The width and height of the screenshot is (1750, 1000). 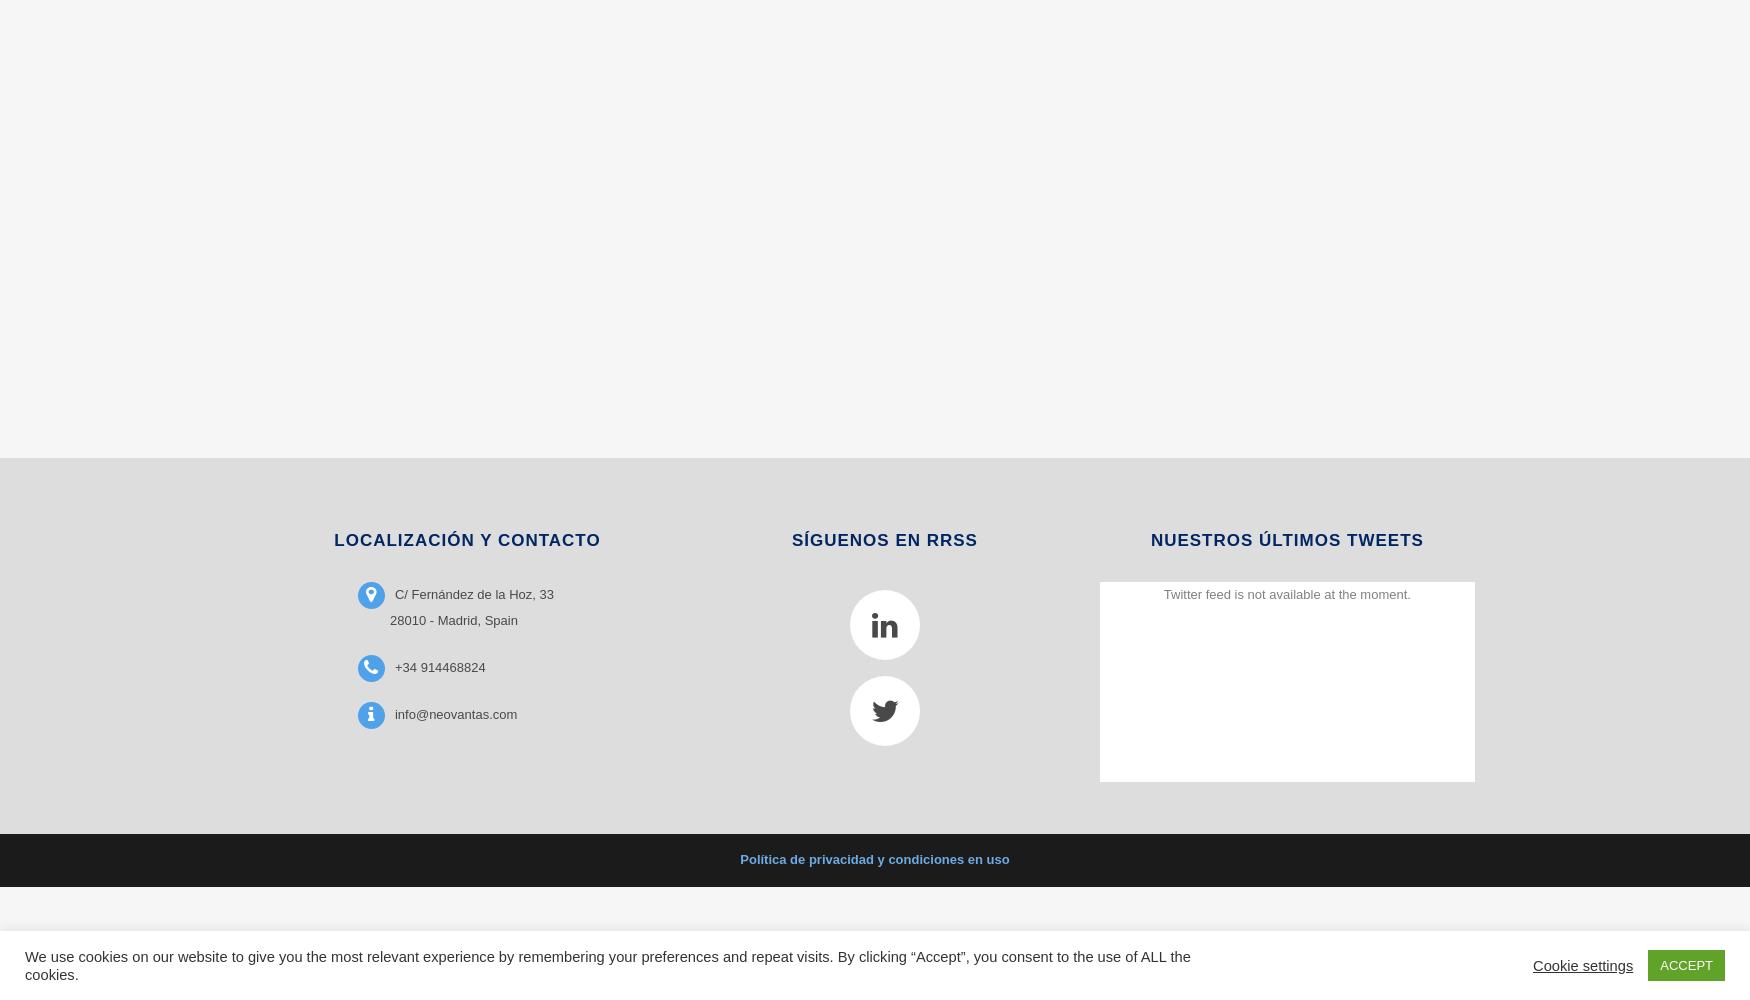 What do you see at coordinates (1285, 539) in the screenshot?
I see `'NUESTROS ÚLTIMOS TWEETS'` at bounding box center [1285, 539].